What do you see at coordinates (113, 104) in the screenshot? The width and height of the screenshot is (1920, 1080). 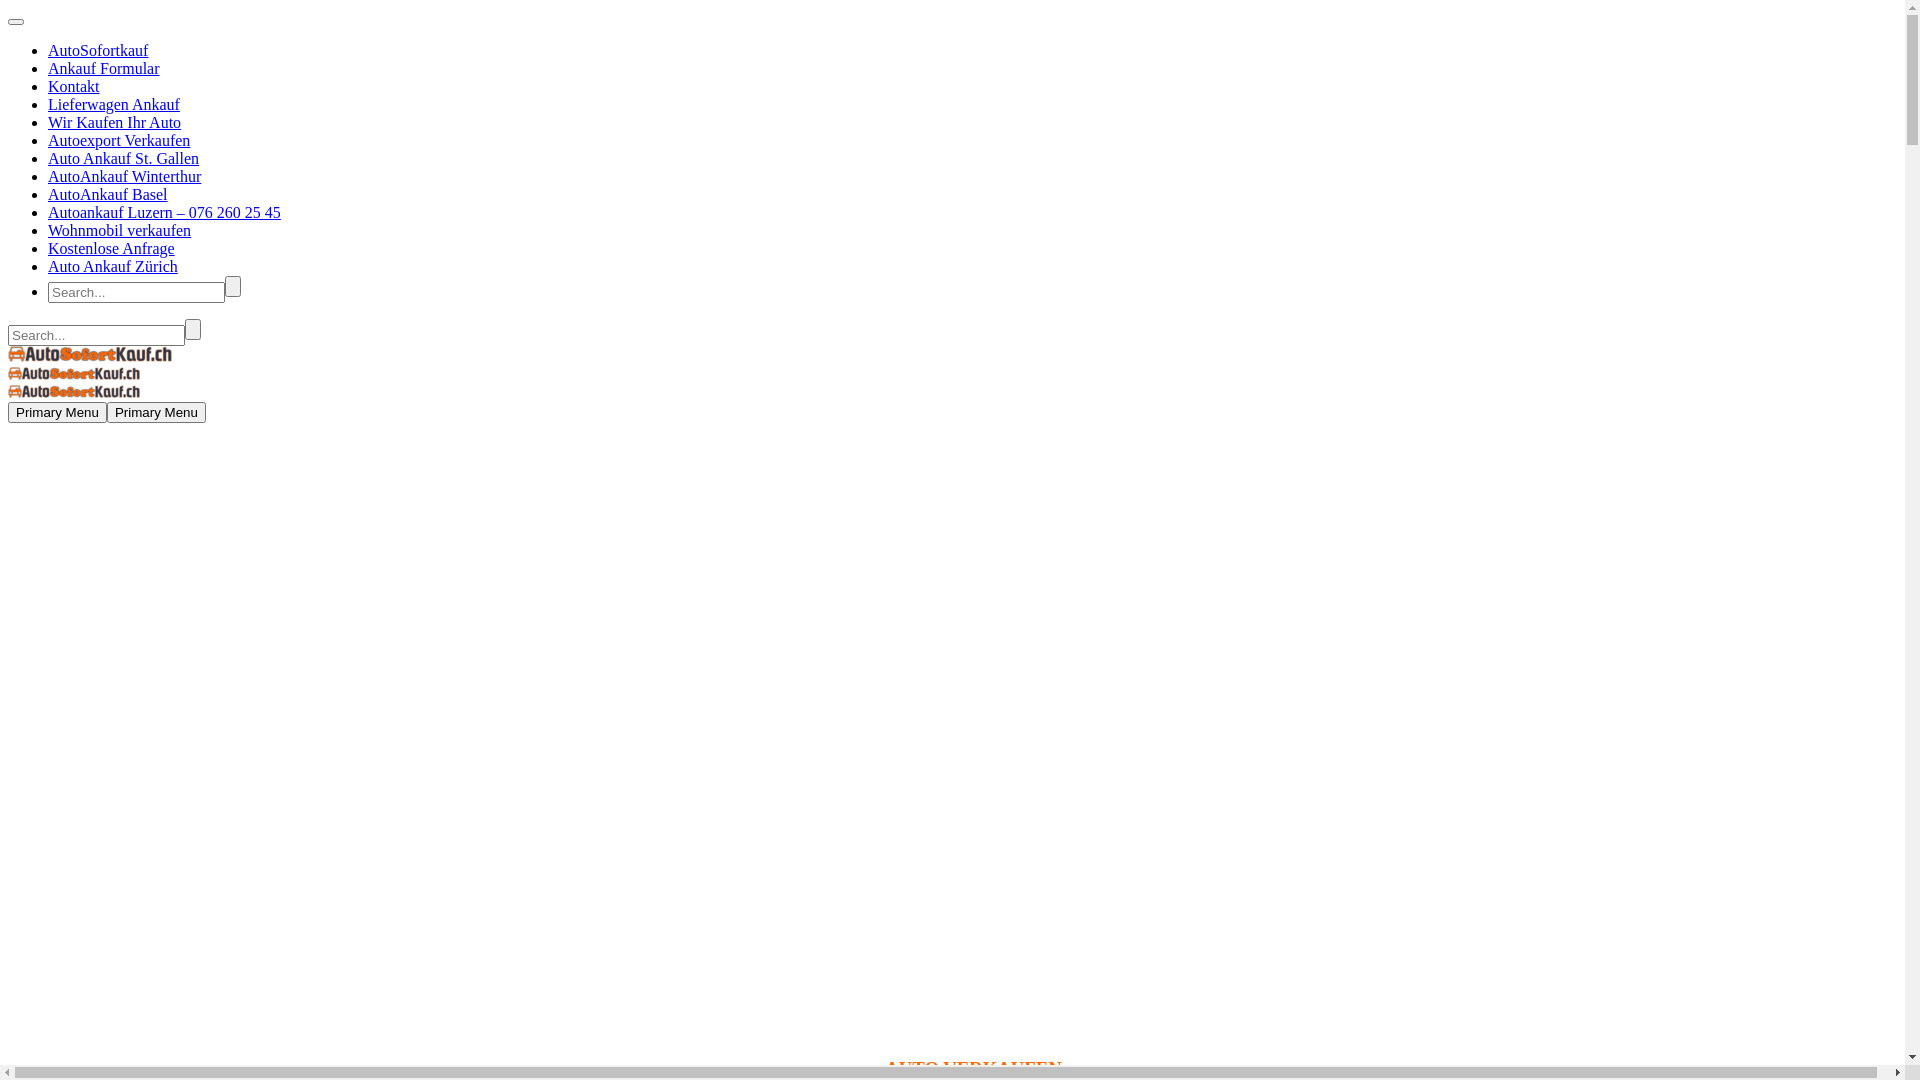 I see `'Lieferwagen Ankauf'` at bounding box center [113, 104].